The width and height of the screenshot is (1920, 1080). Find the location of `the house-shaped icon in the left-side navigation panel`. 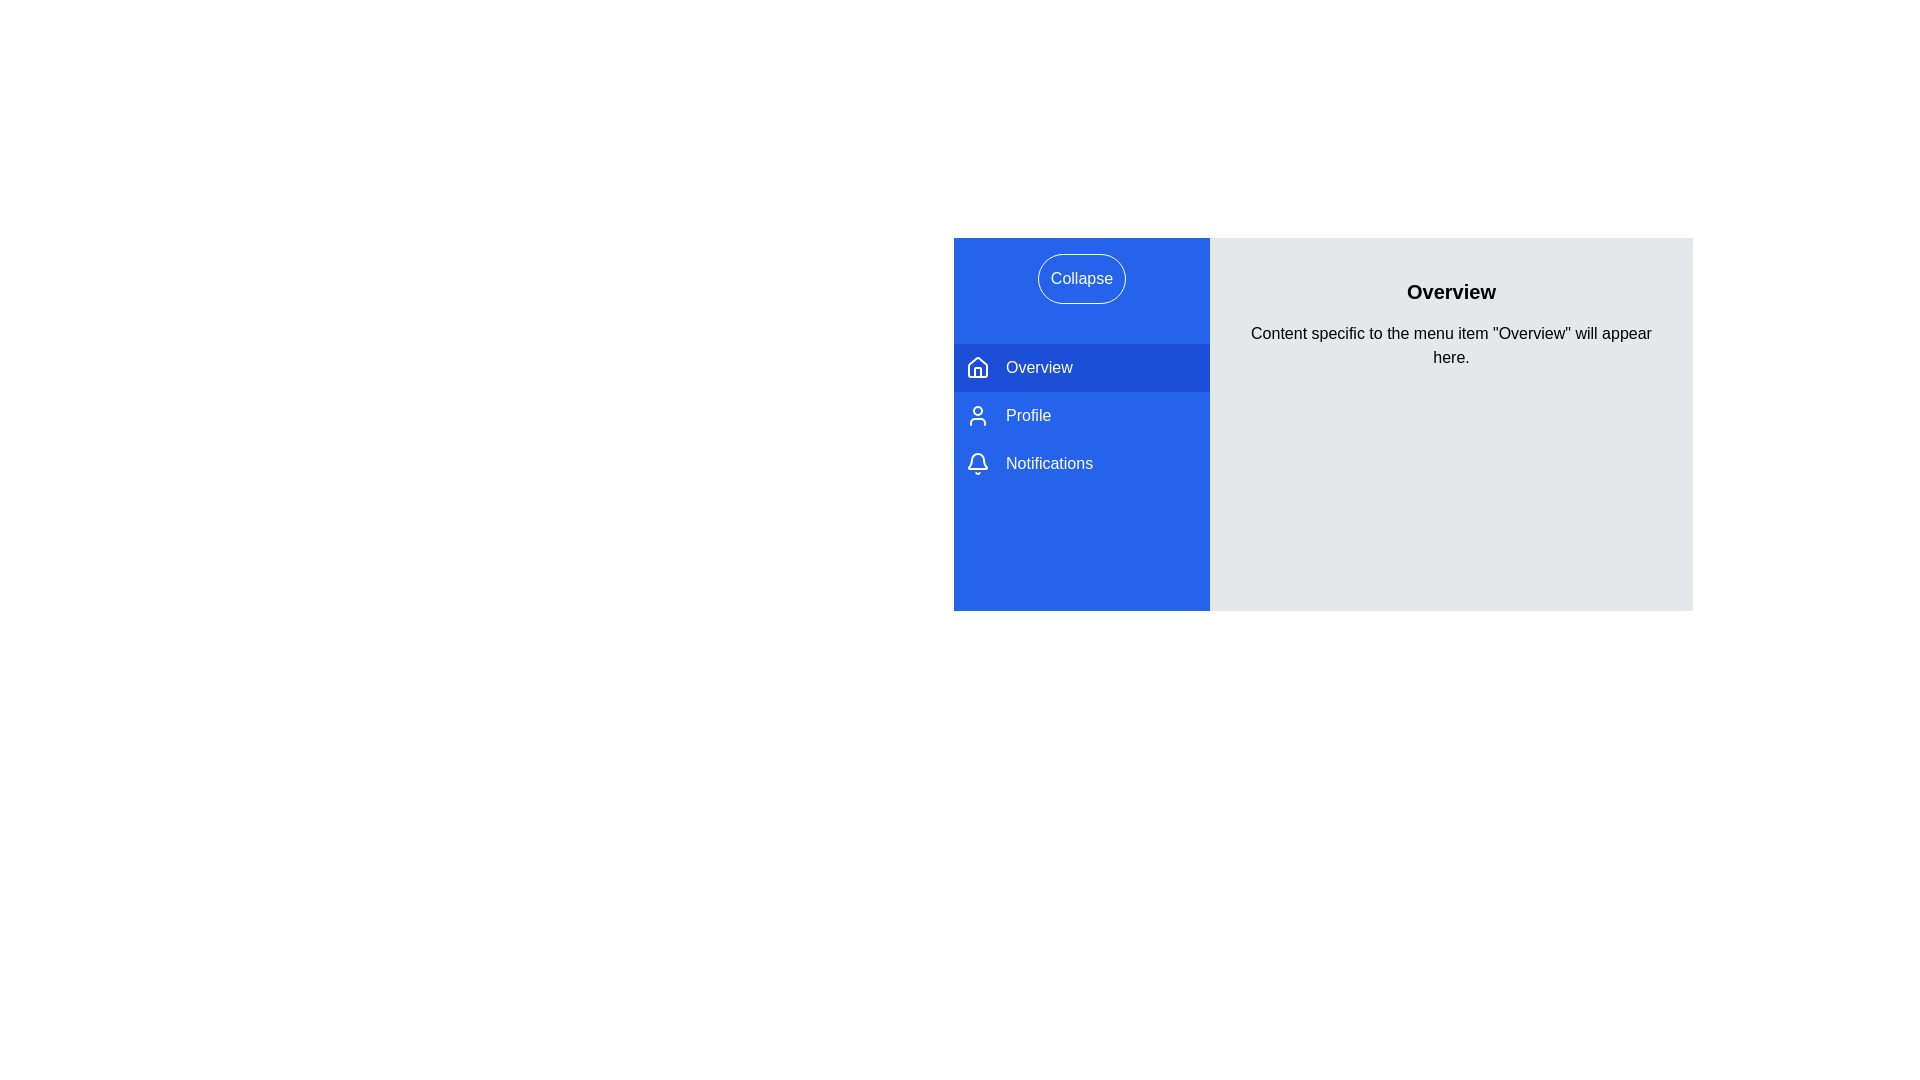

the house-shaped icon in the left-side navigation panel is located at coordinates (978, 367).